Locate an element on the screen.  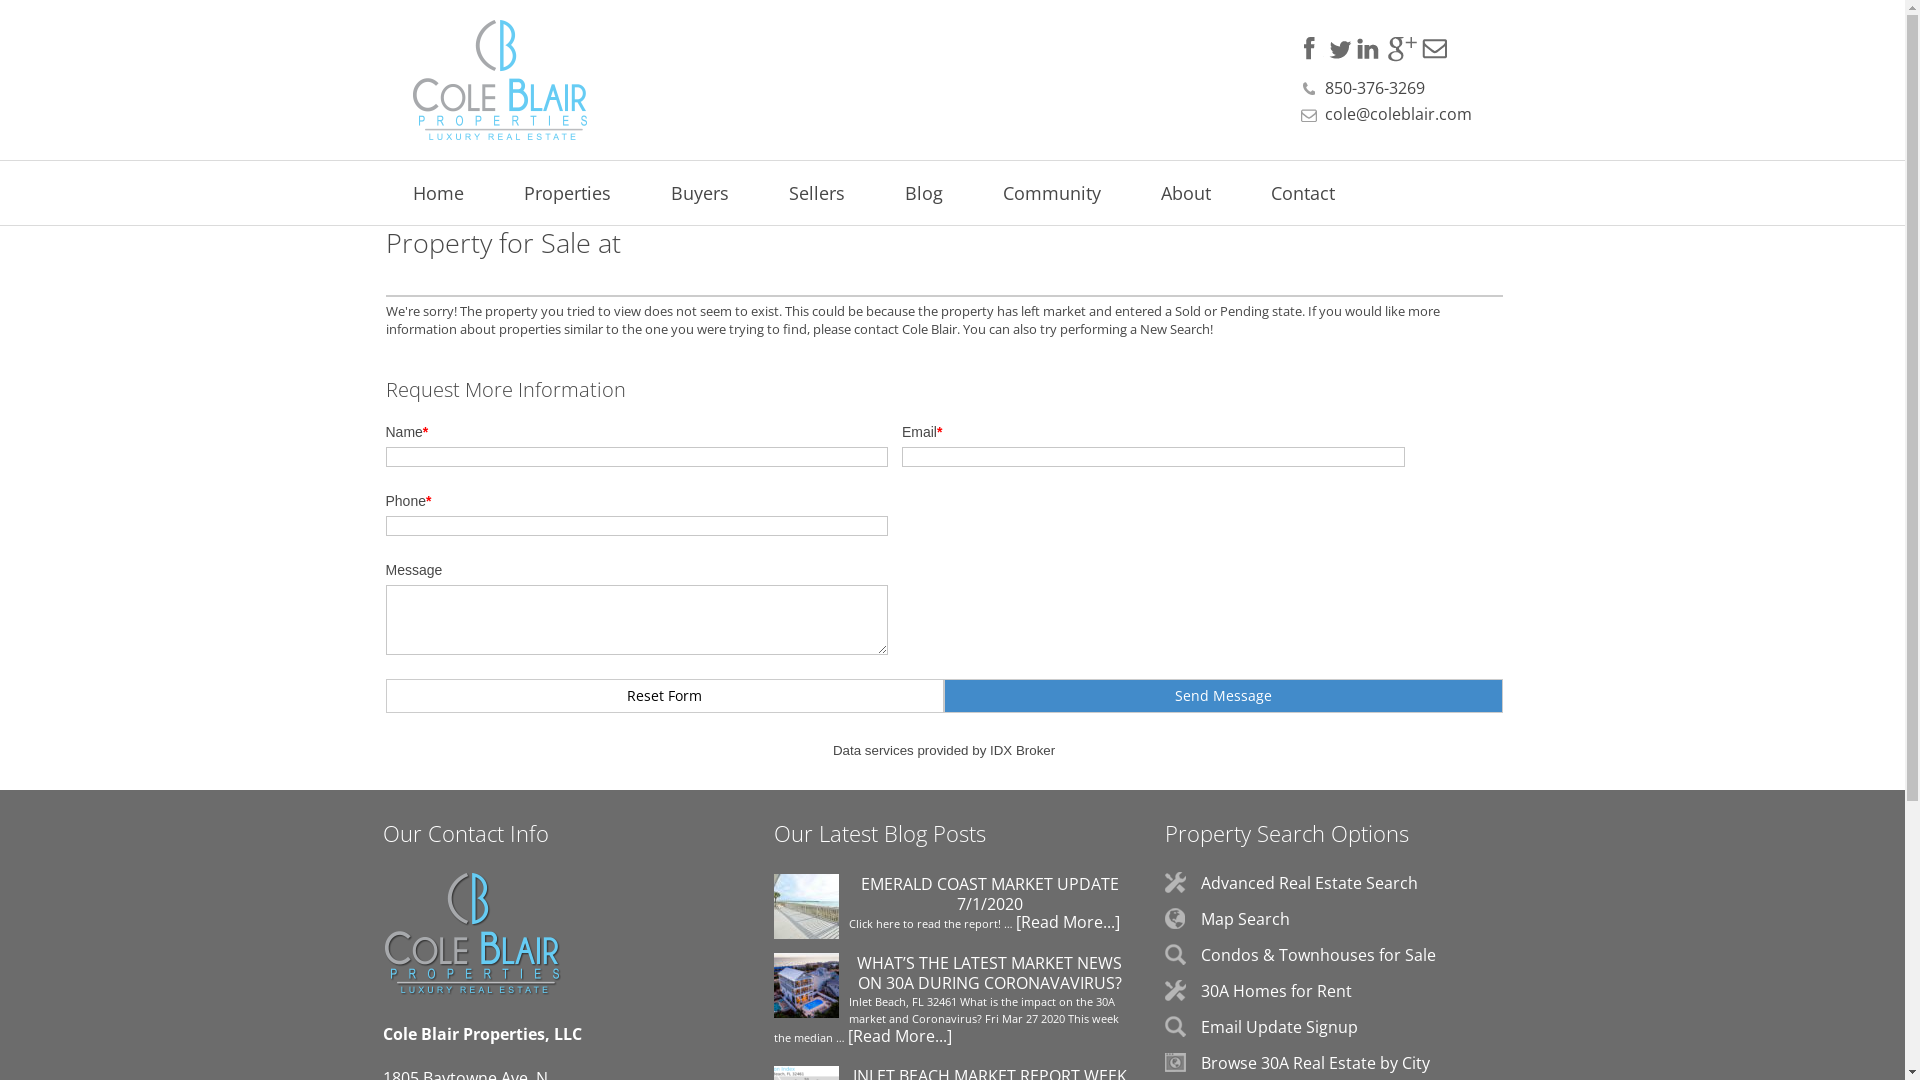
'[Read More...]' is located at coordinates (899, 1035).